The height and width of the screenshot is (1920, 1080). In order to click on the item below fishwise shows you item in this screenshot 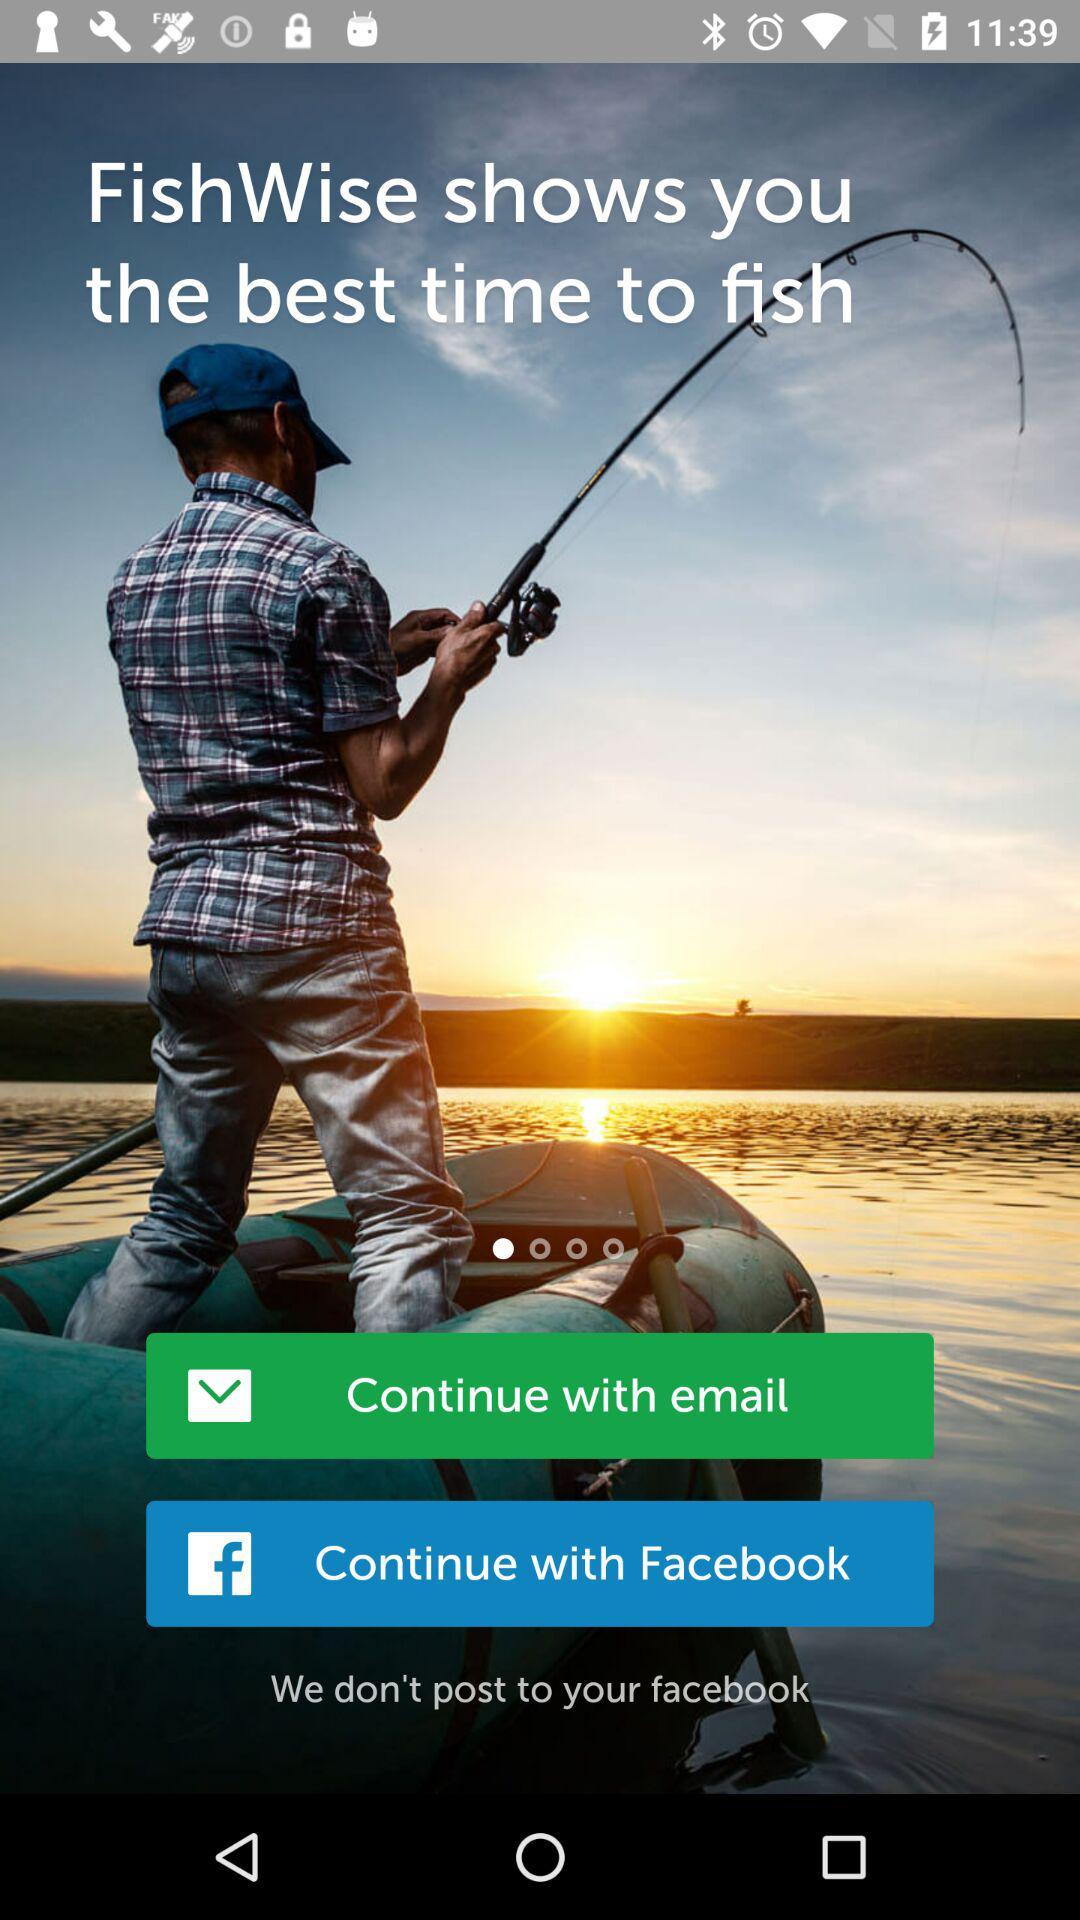, I will do `click(502, 1247)`.